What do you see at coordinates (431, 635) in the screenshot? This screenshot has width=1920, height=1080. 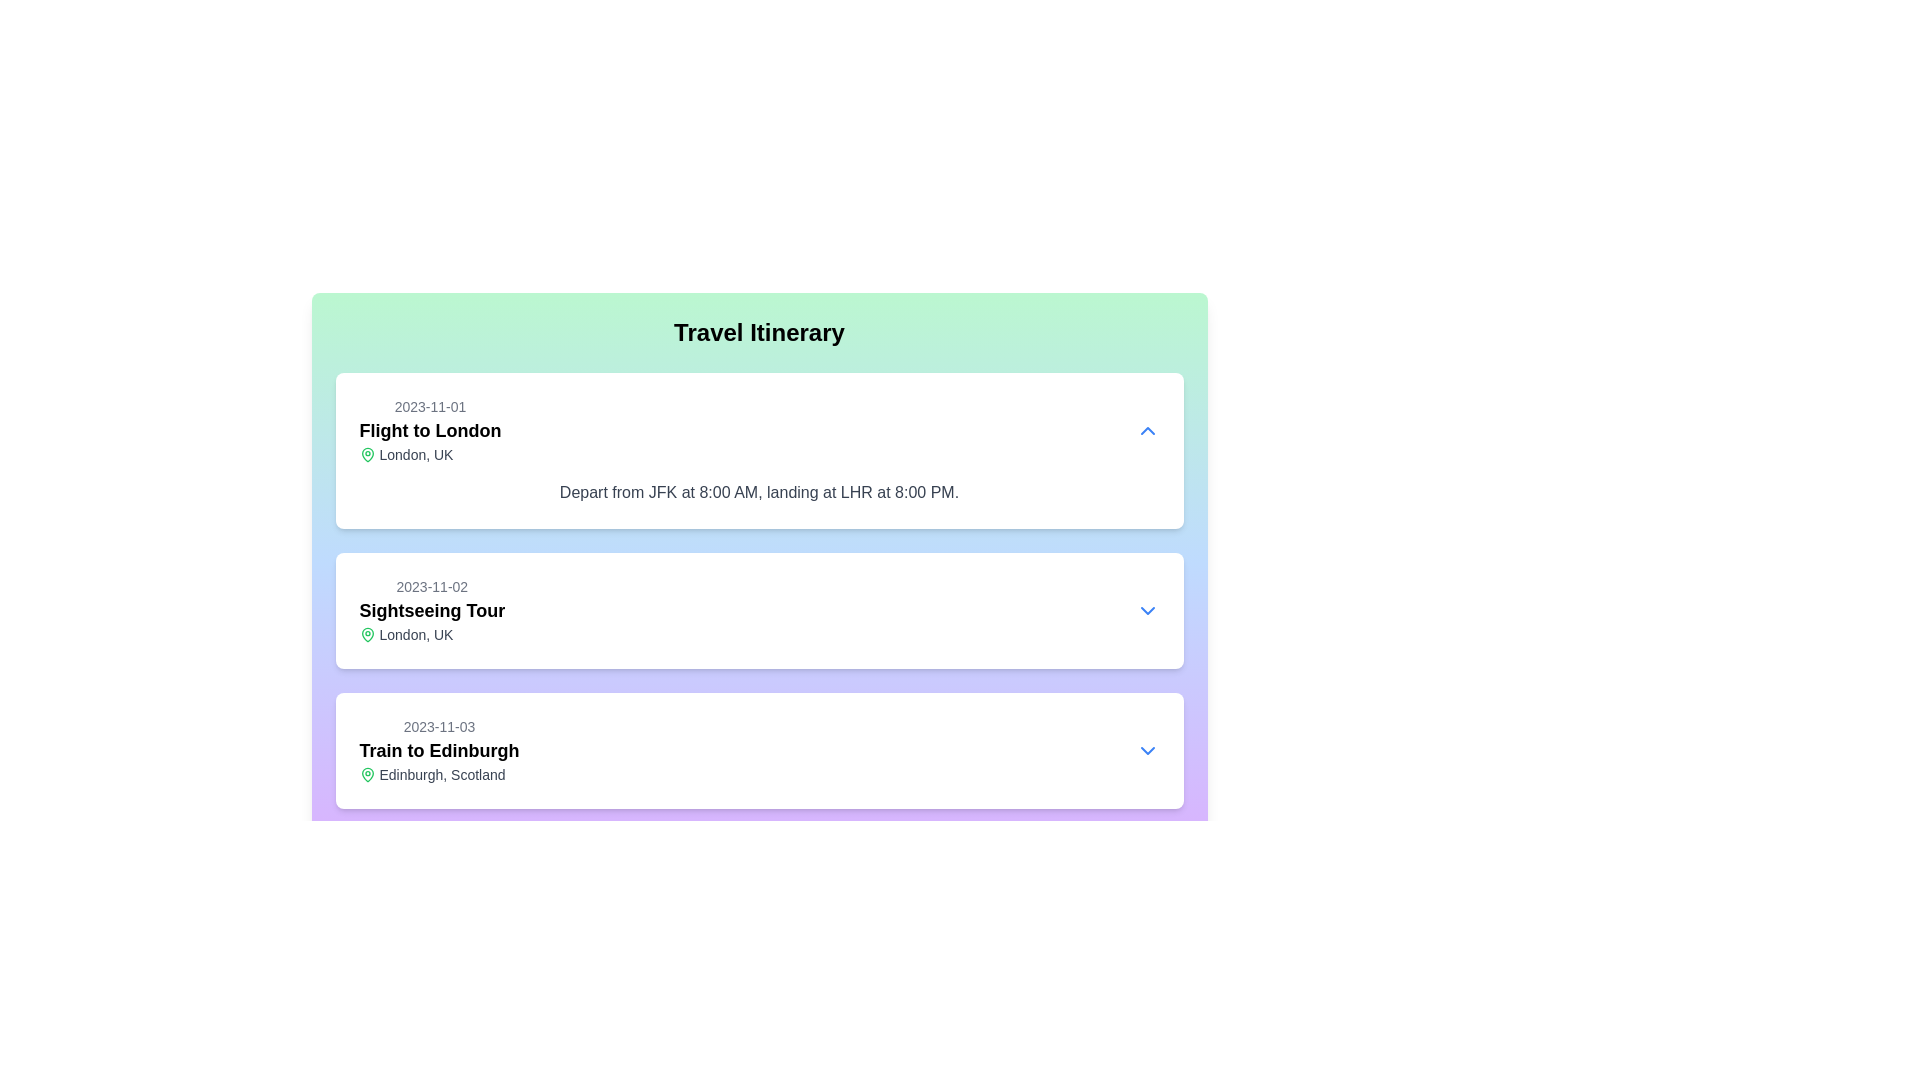 I see `informational text indicating the geographical location associated with the 'Sightseeing Tour', which states 'London, UK'. This text is located below the header 'Sightseeing Tour' within the 'Travel Itinerary' section` at bounding box center [431, 635].